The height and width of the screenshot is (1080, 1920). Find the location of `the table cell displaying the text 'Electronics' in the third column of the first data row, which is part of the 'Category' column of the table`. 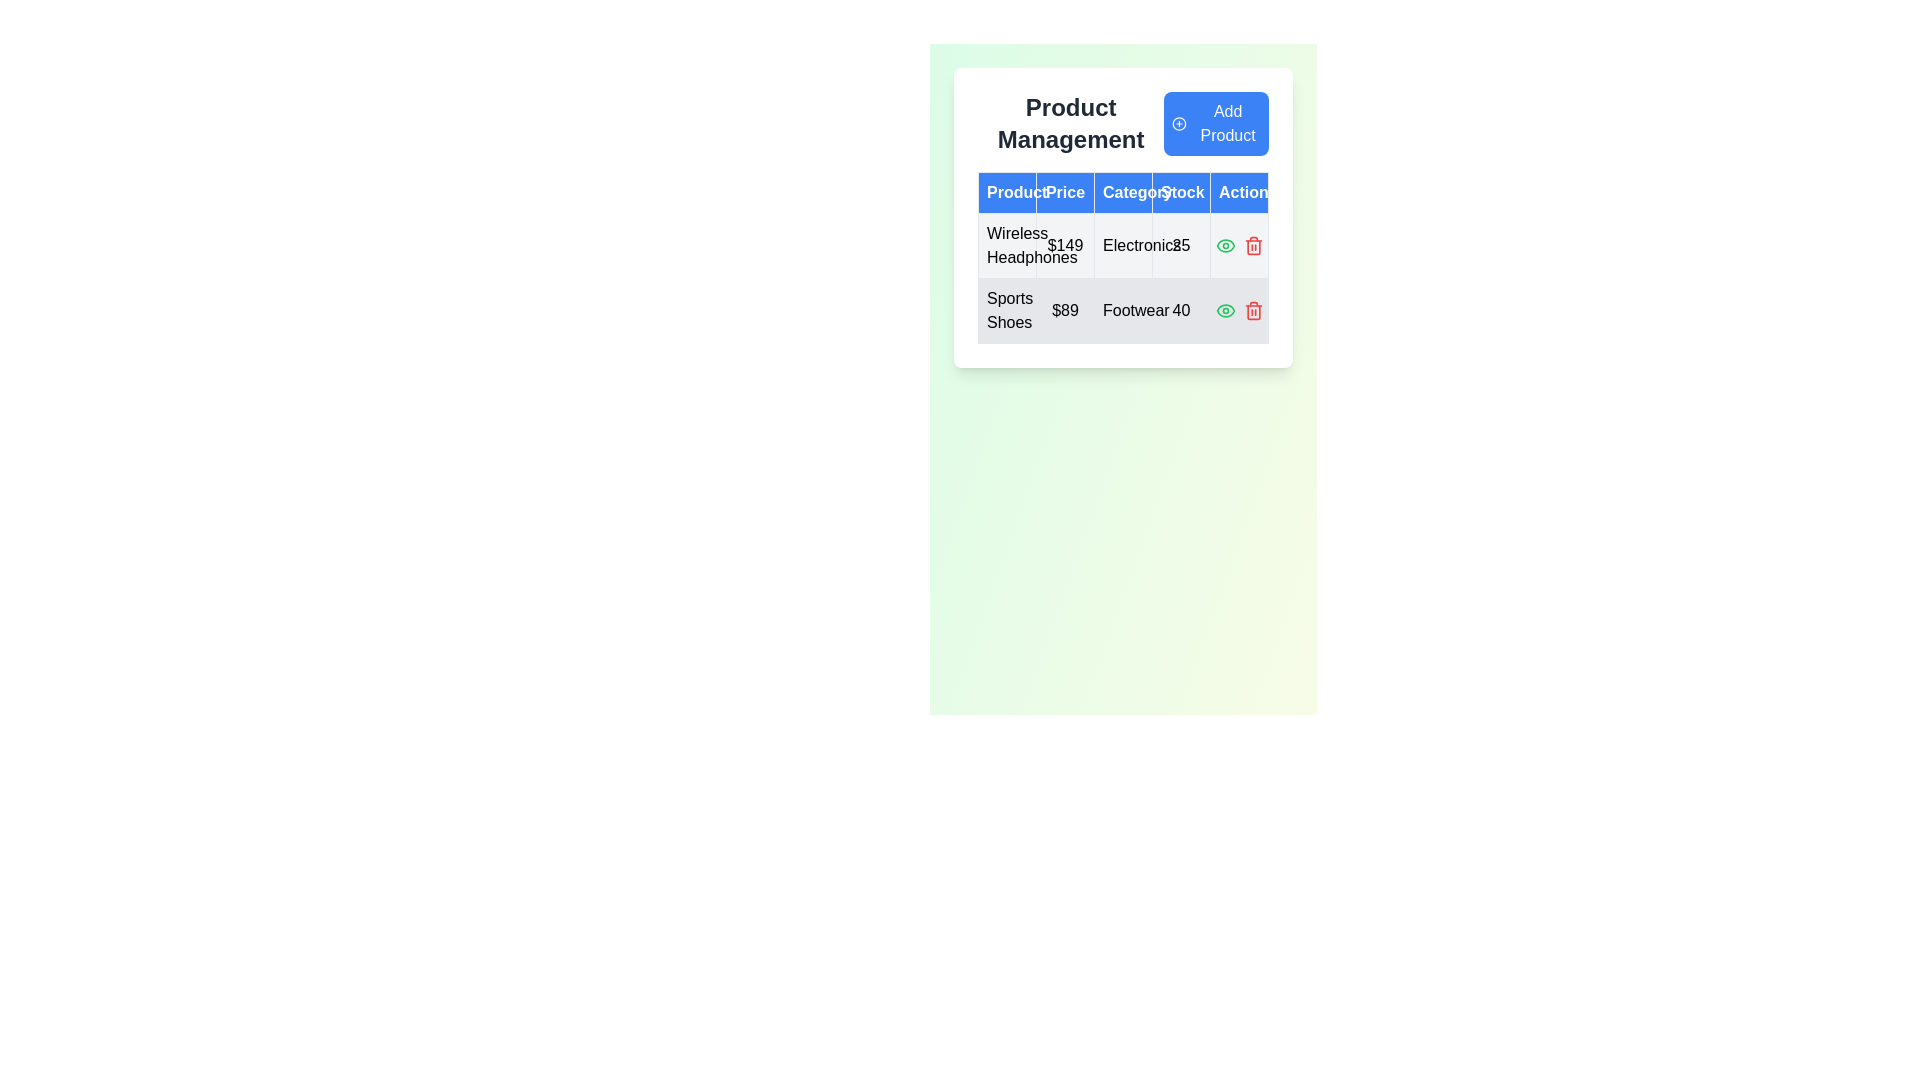

the table cell displaying the text 'Electronics' in the third column of the first data row, which is part of the 'Category' column of the table is located at coordinates (1123, 245).